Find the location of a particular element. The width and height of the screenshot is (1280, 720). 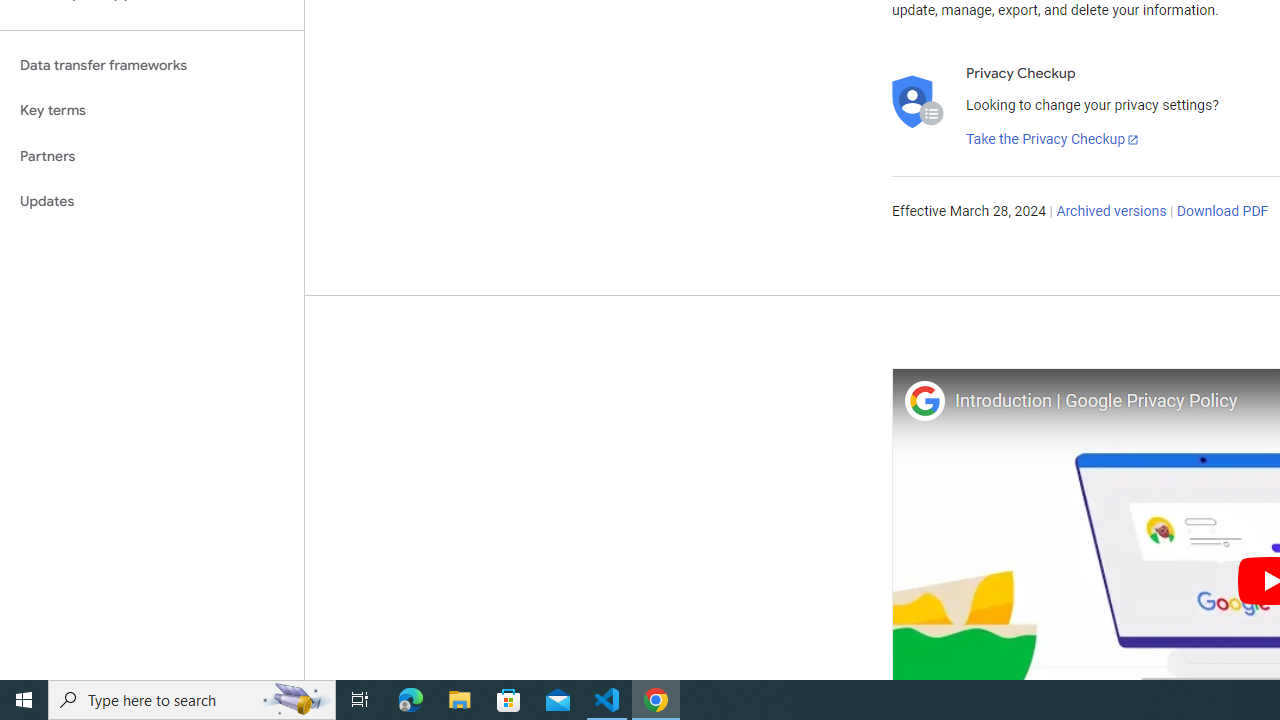

'Download PDF' is located at coordinates (1221, 212).